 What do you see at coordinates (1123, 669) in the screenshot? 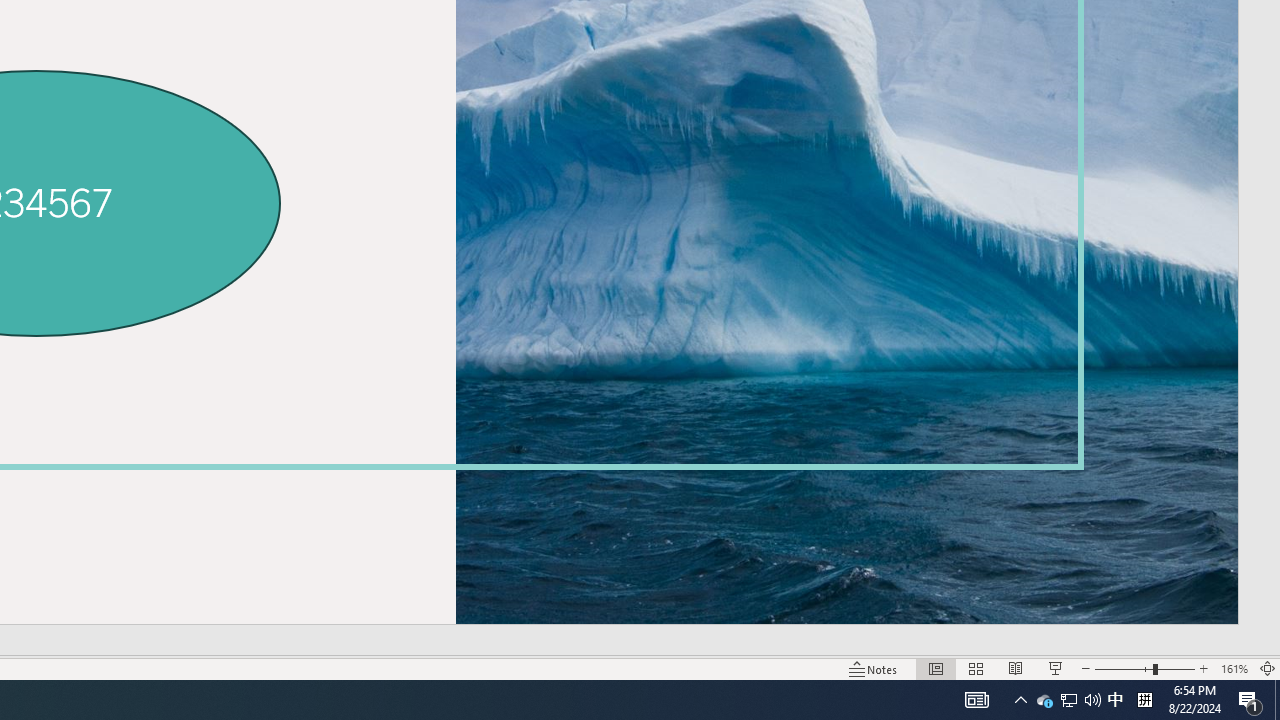
I see `'Zoom Out'` at bounding box center [1123, 669].